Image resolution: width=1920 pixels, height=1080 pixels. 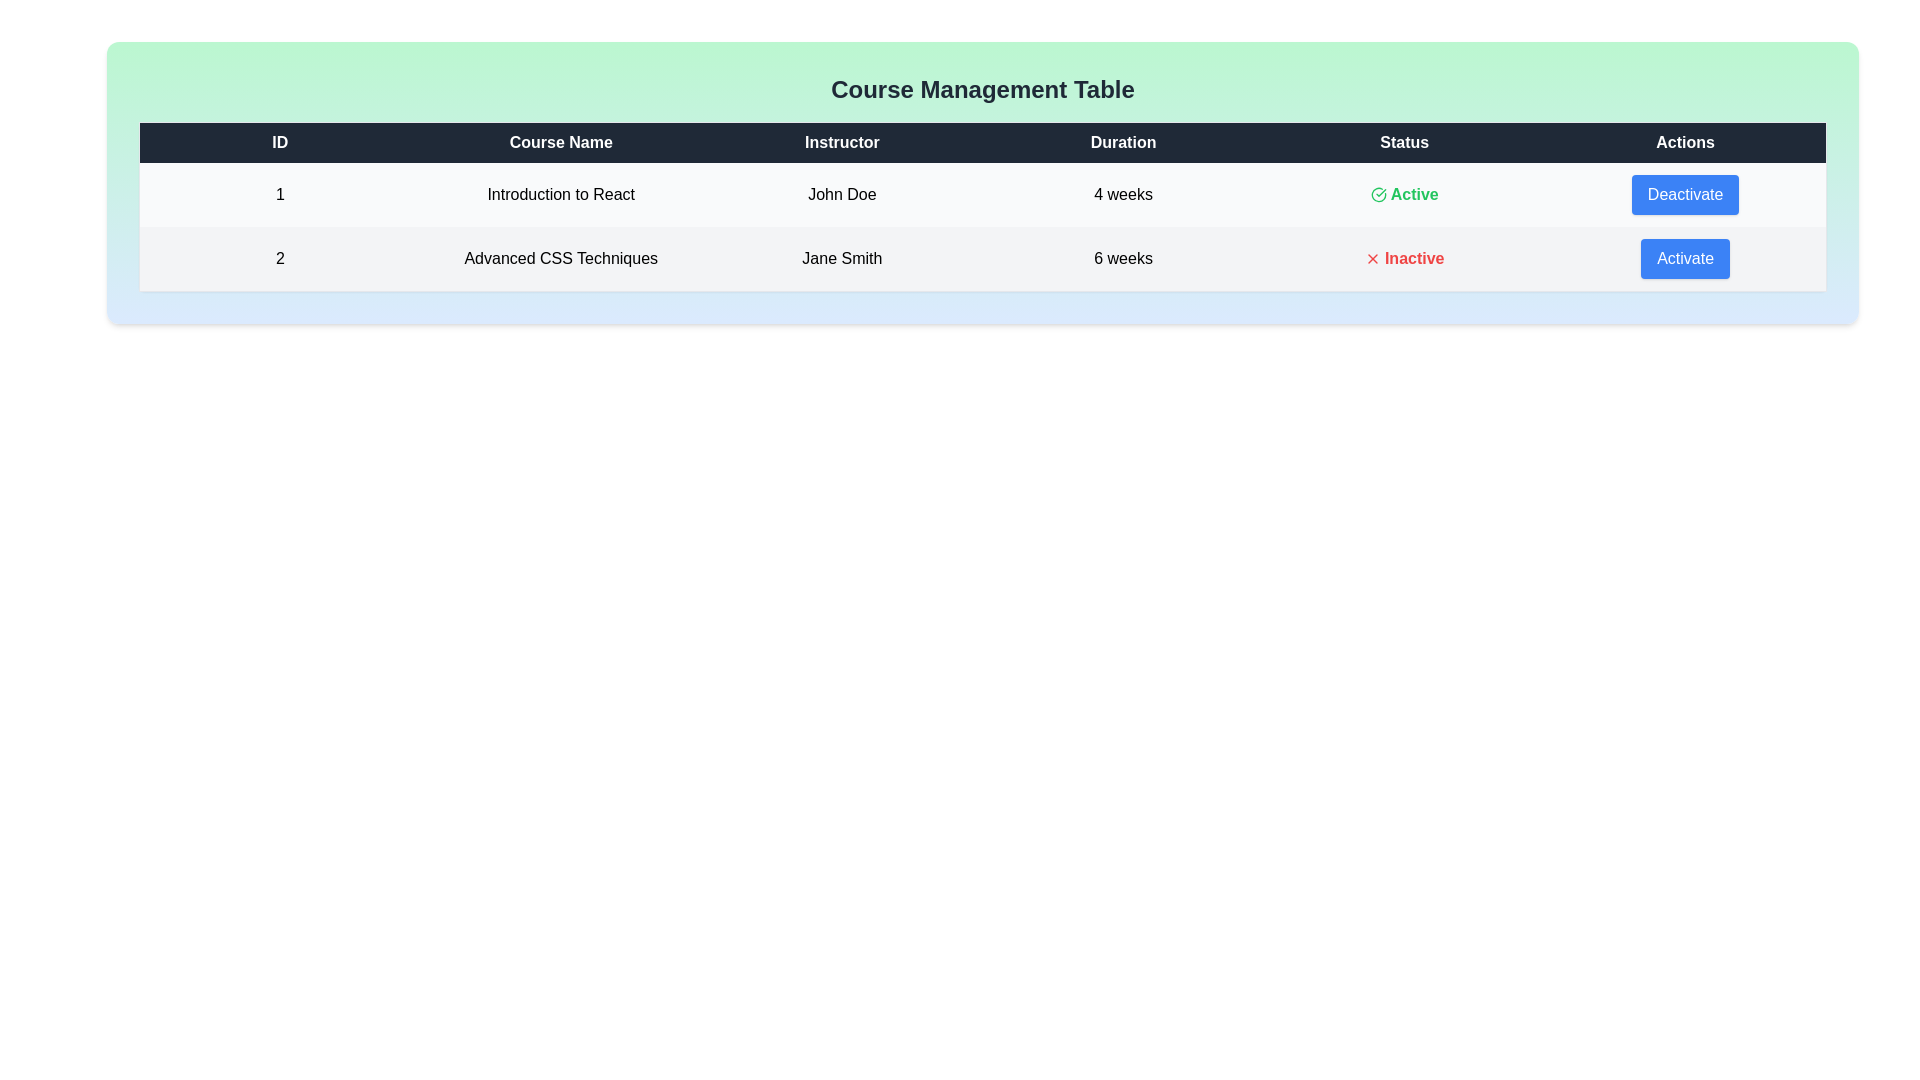 I want to click on status indicator for the course 'Introduction to React' by 'John Doe', located in the 'Status' column of the 'Course Management Table', so click(x=1403, y=195).